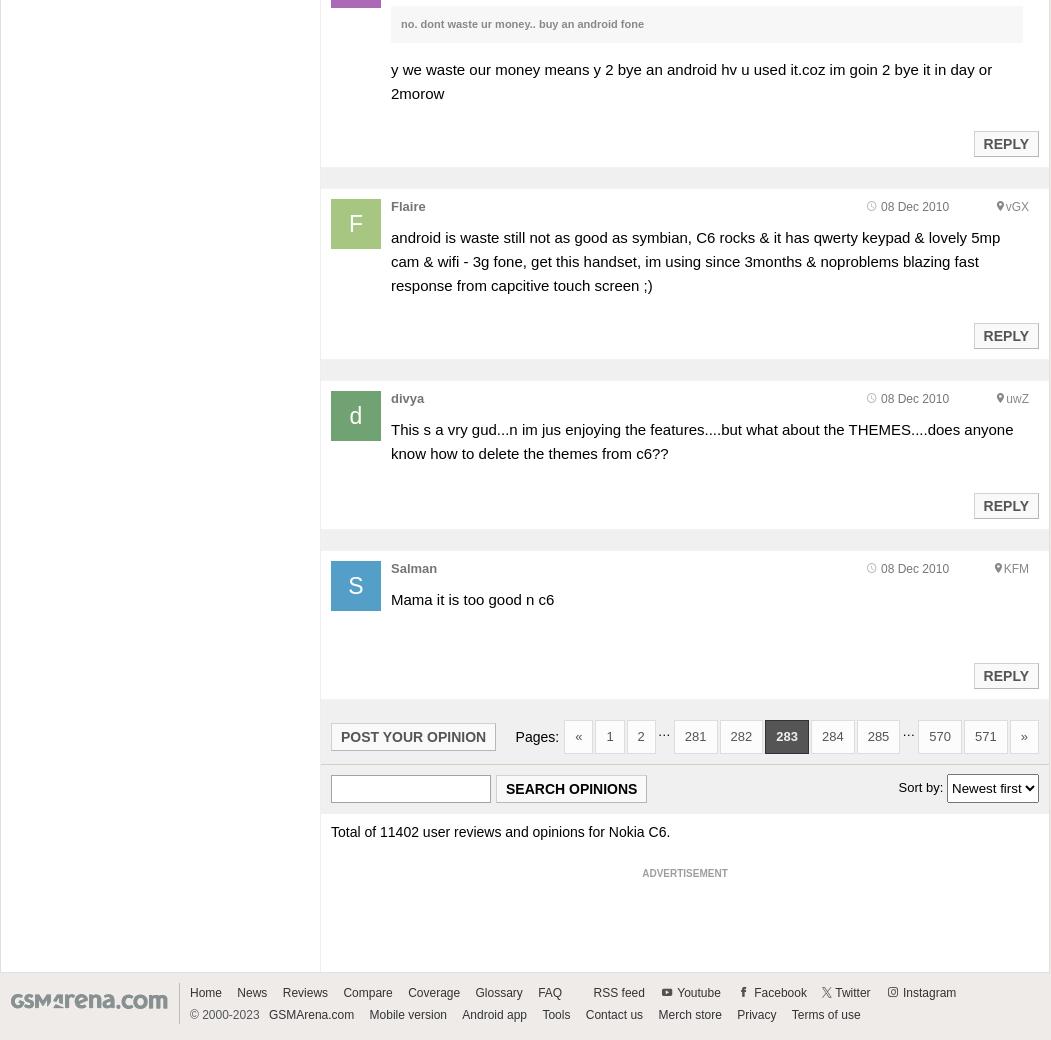  Describe the element at coordinates (304, 992) in the screenshot. I see `'Reviews'` at that location.